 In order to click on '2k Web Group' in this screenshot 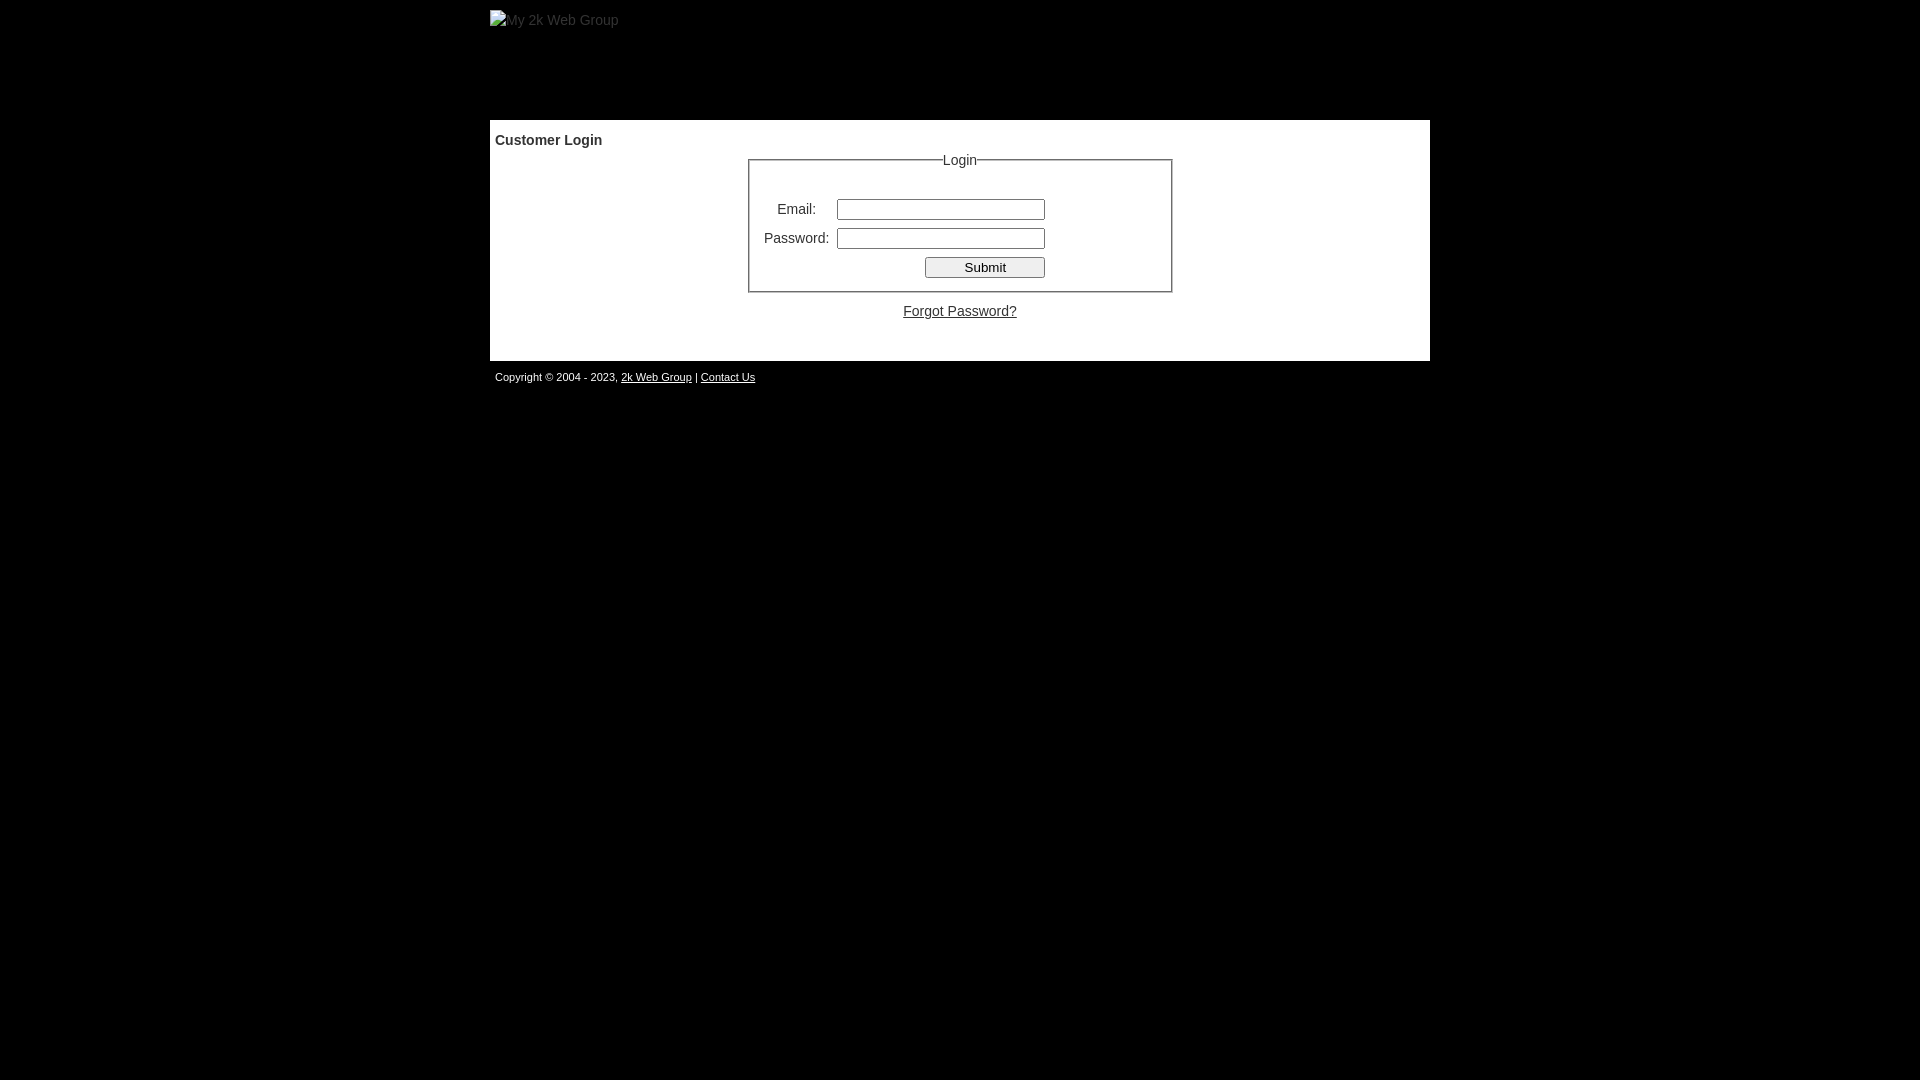, I will do `click(656, 377)`.